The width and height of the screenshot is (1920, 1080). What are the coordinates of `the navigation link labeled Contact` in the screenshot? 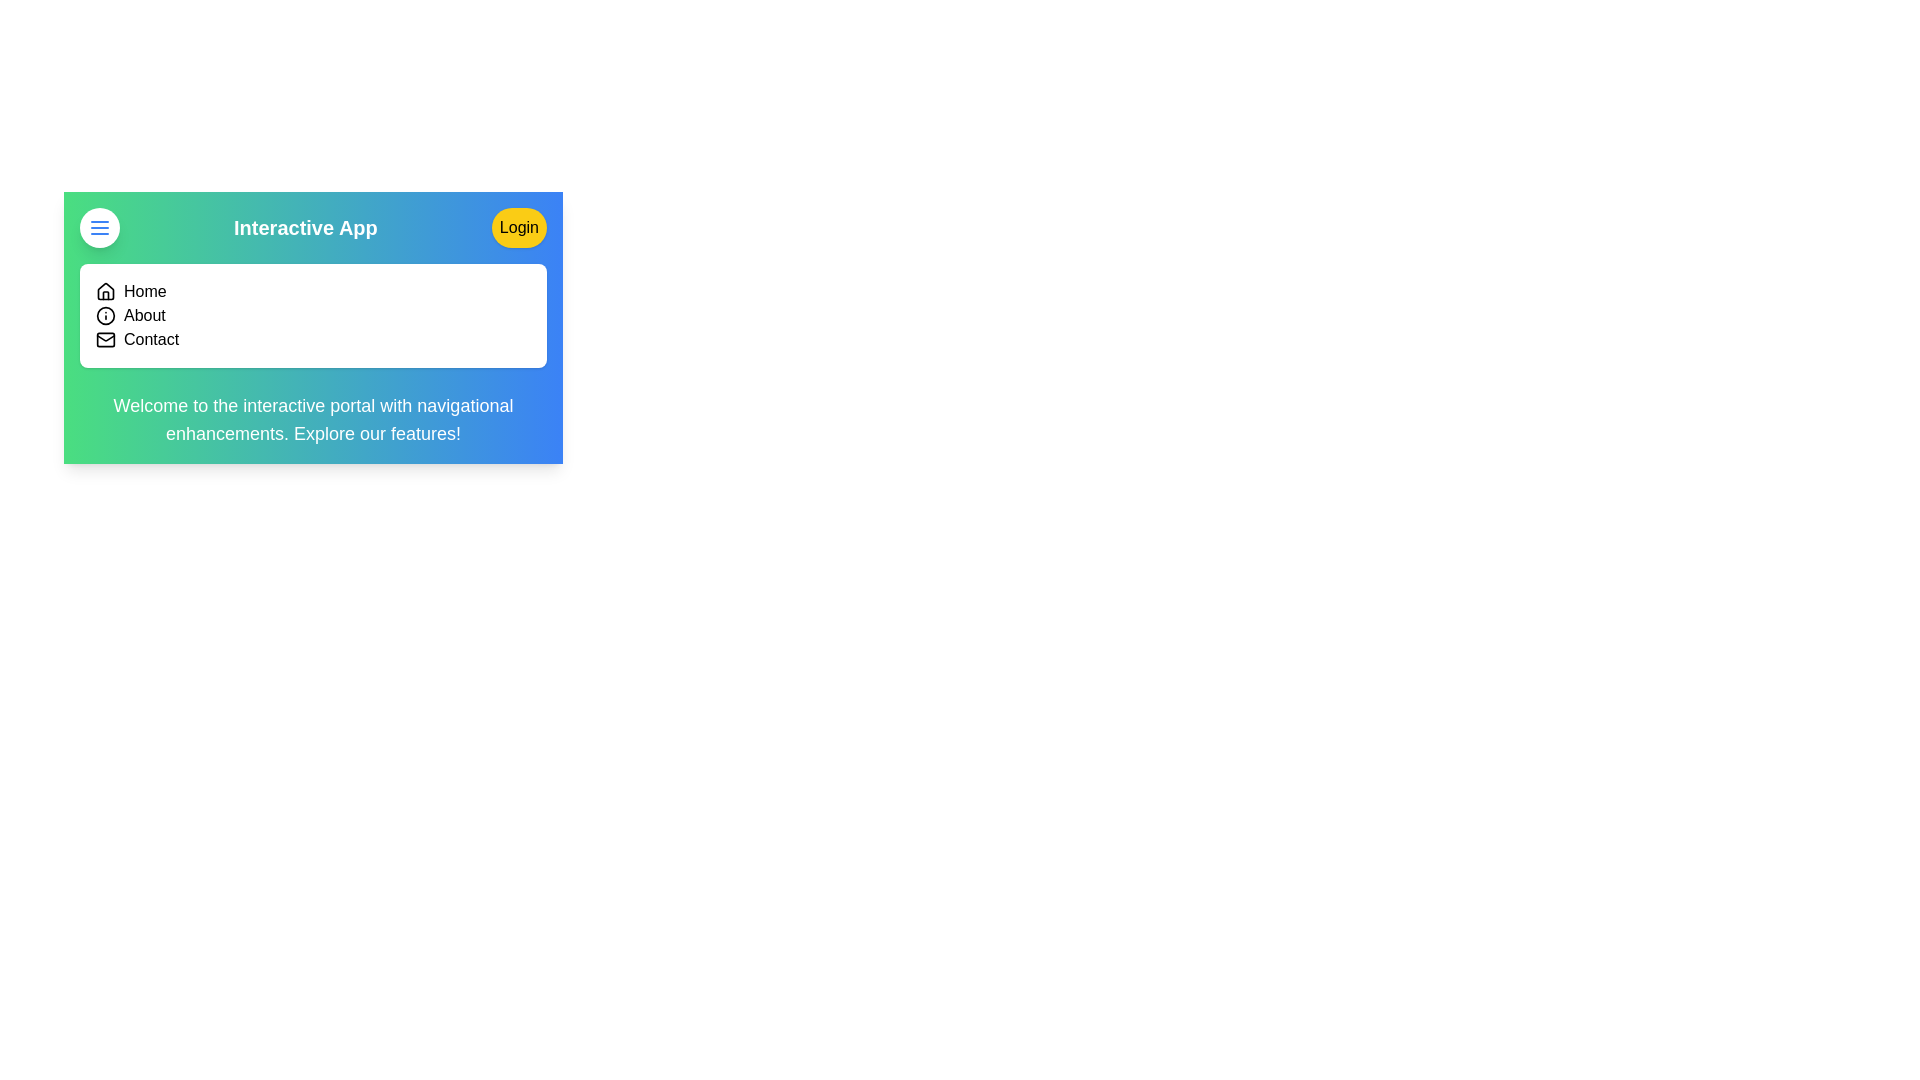 It's located at (150, 338).